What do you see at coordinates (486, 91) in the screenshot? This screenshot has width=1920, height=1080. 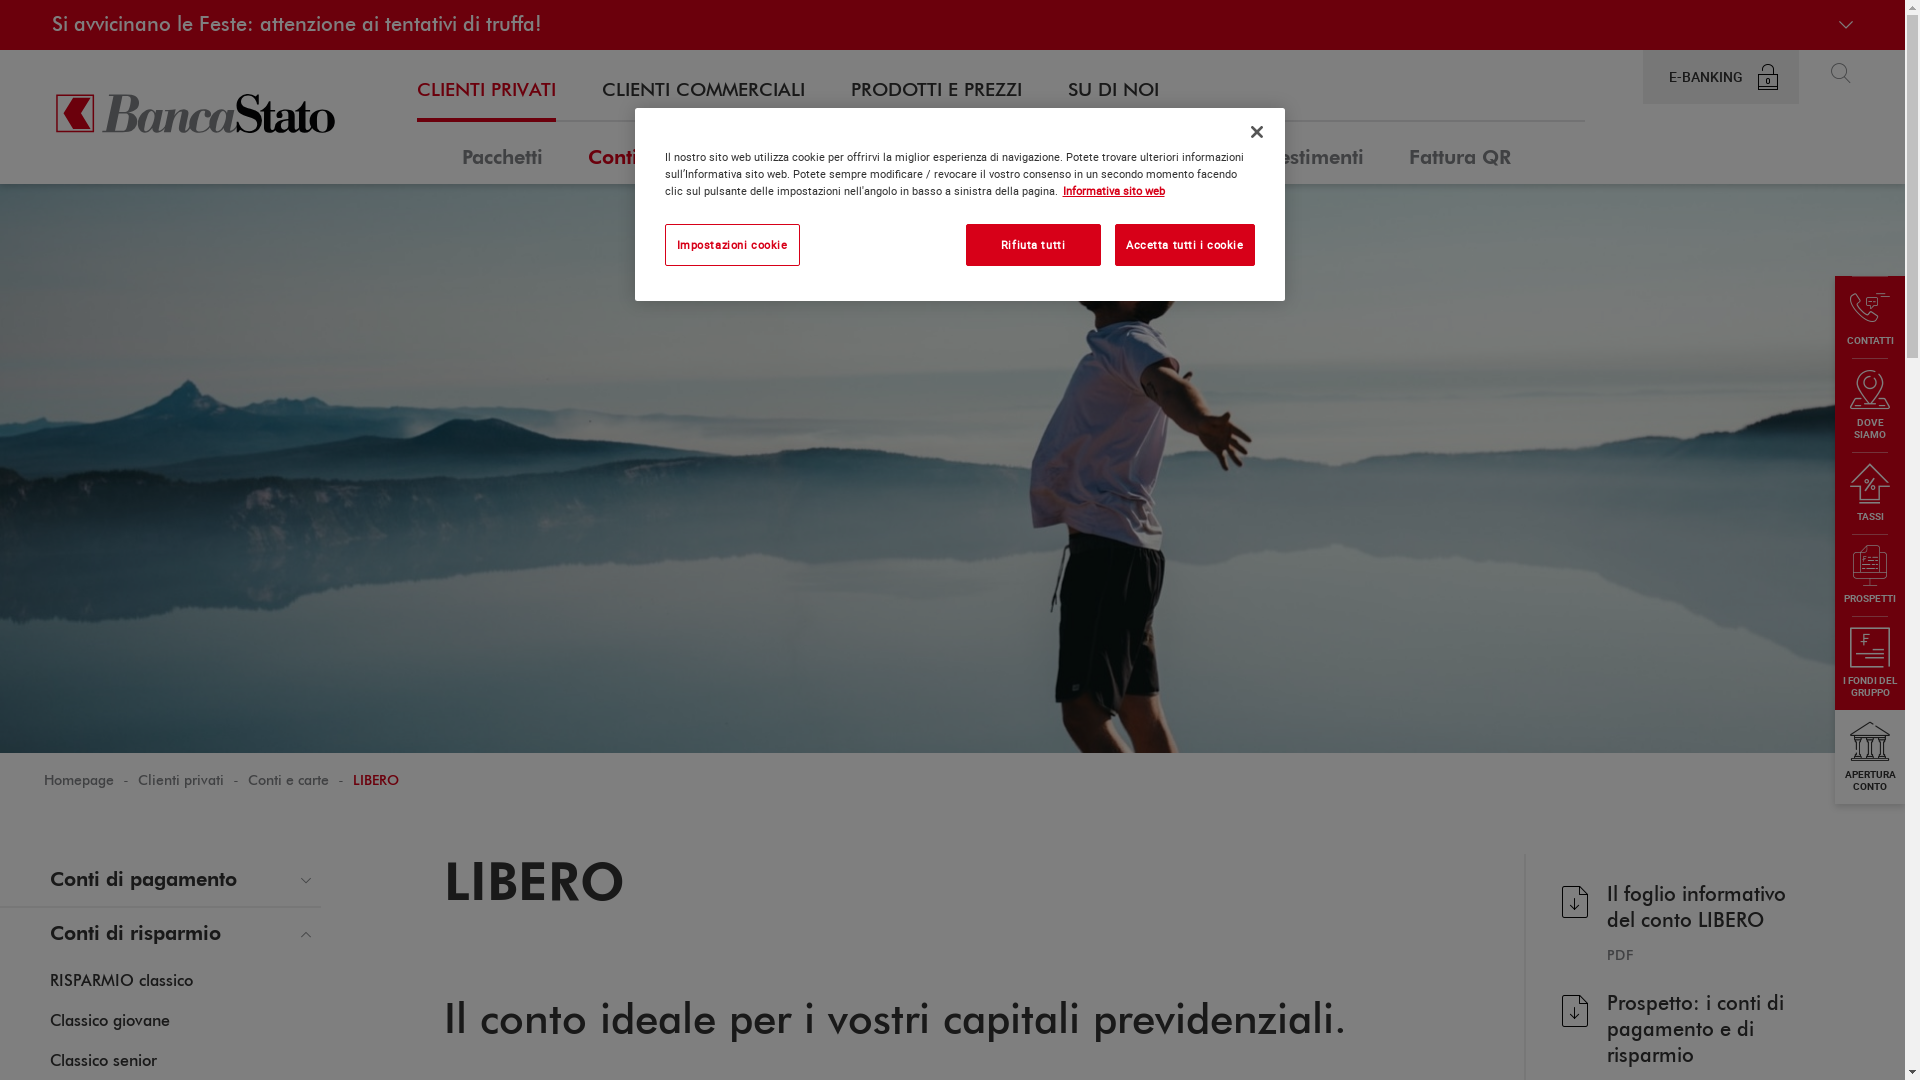 I see `'CLIENTI PRIVATI'` at bounding box center [486, 91].